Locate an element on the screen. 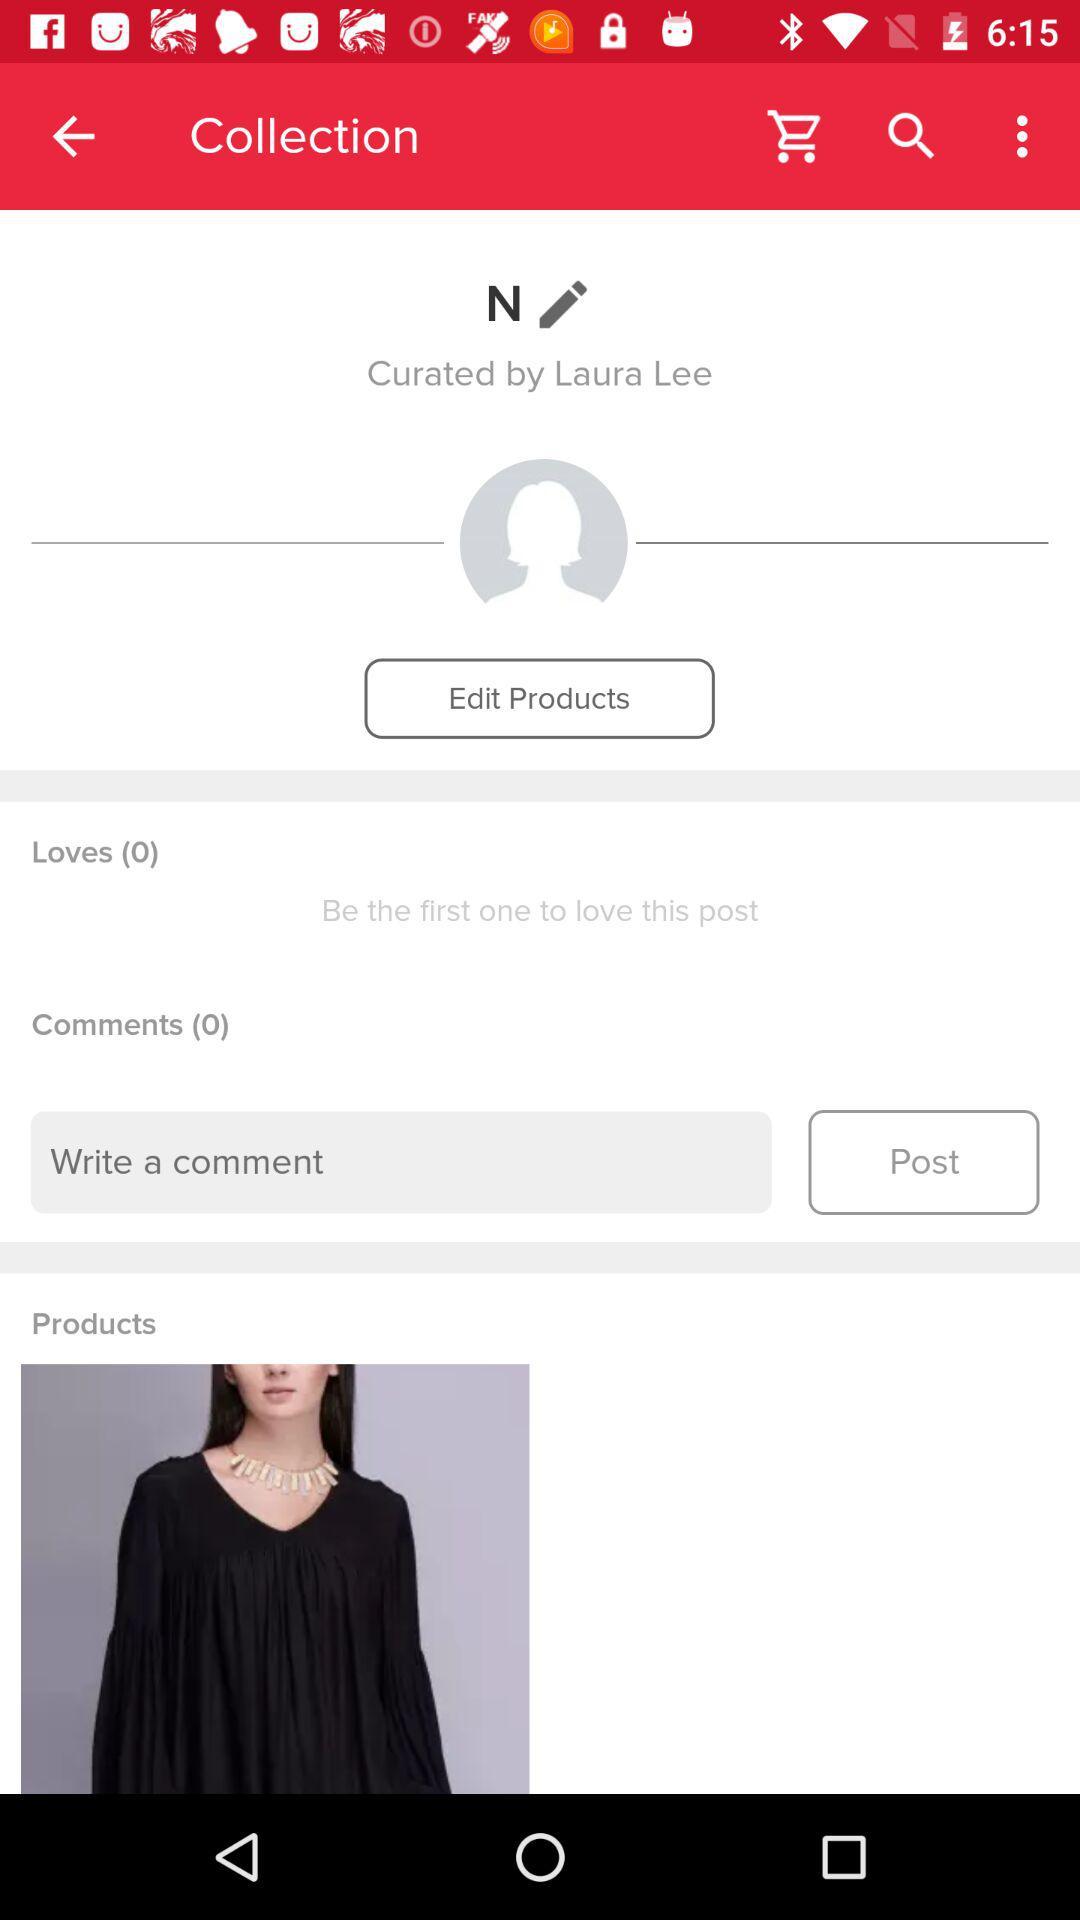 The height and width of the screenshot is (1920, 1080). app next to collection icon is located at coordinates (795, 135).